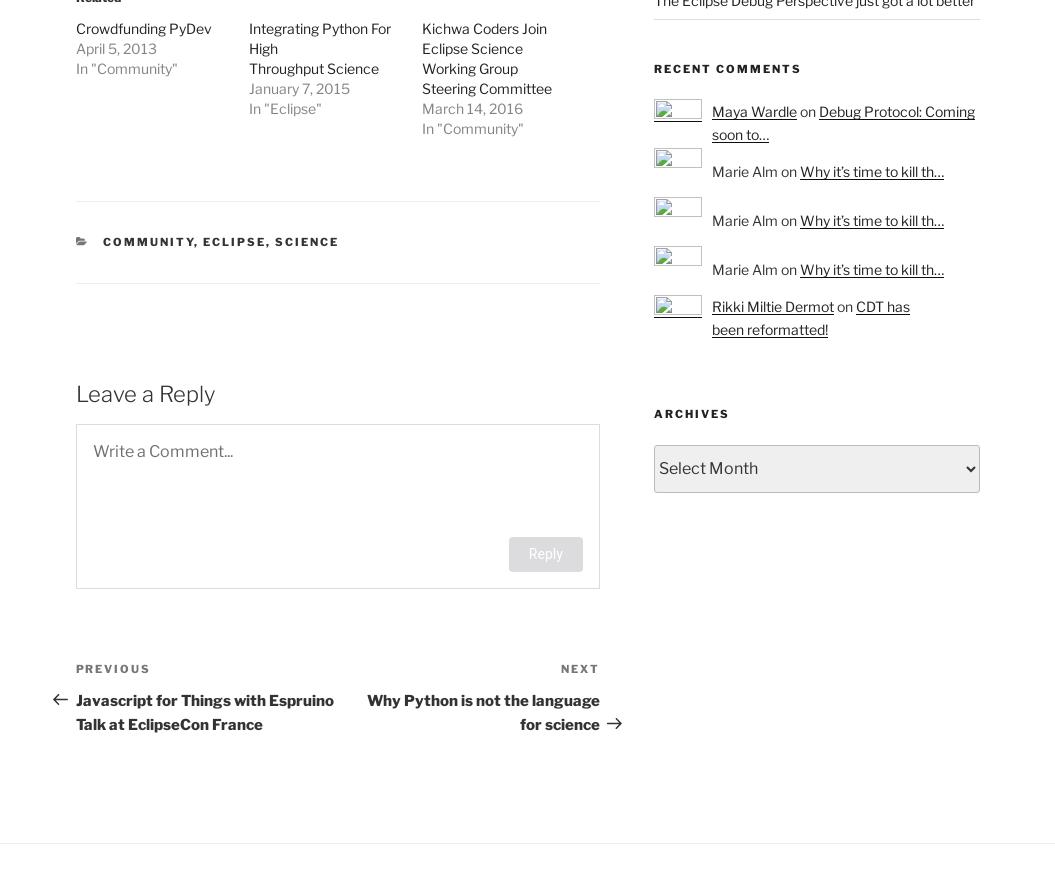 Image resolution: width=1055 pixels, height=894 pixels. Describe the element at coordinates (690, 413) in the screenshot. I see `'Archives'` at that location.